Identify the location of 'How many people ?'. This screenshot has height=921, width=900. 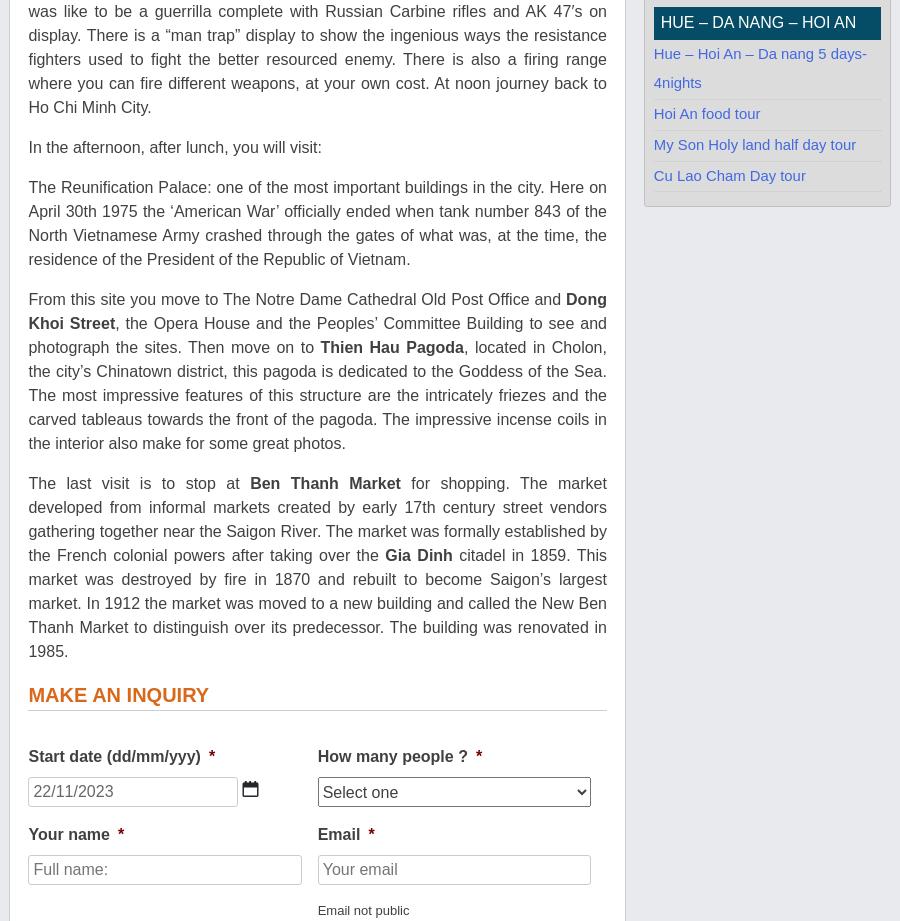
(392, 756).